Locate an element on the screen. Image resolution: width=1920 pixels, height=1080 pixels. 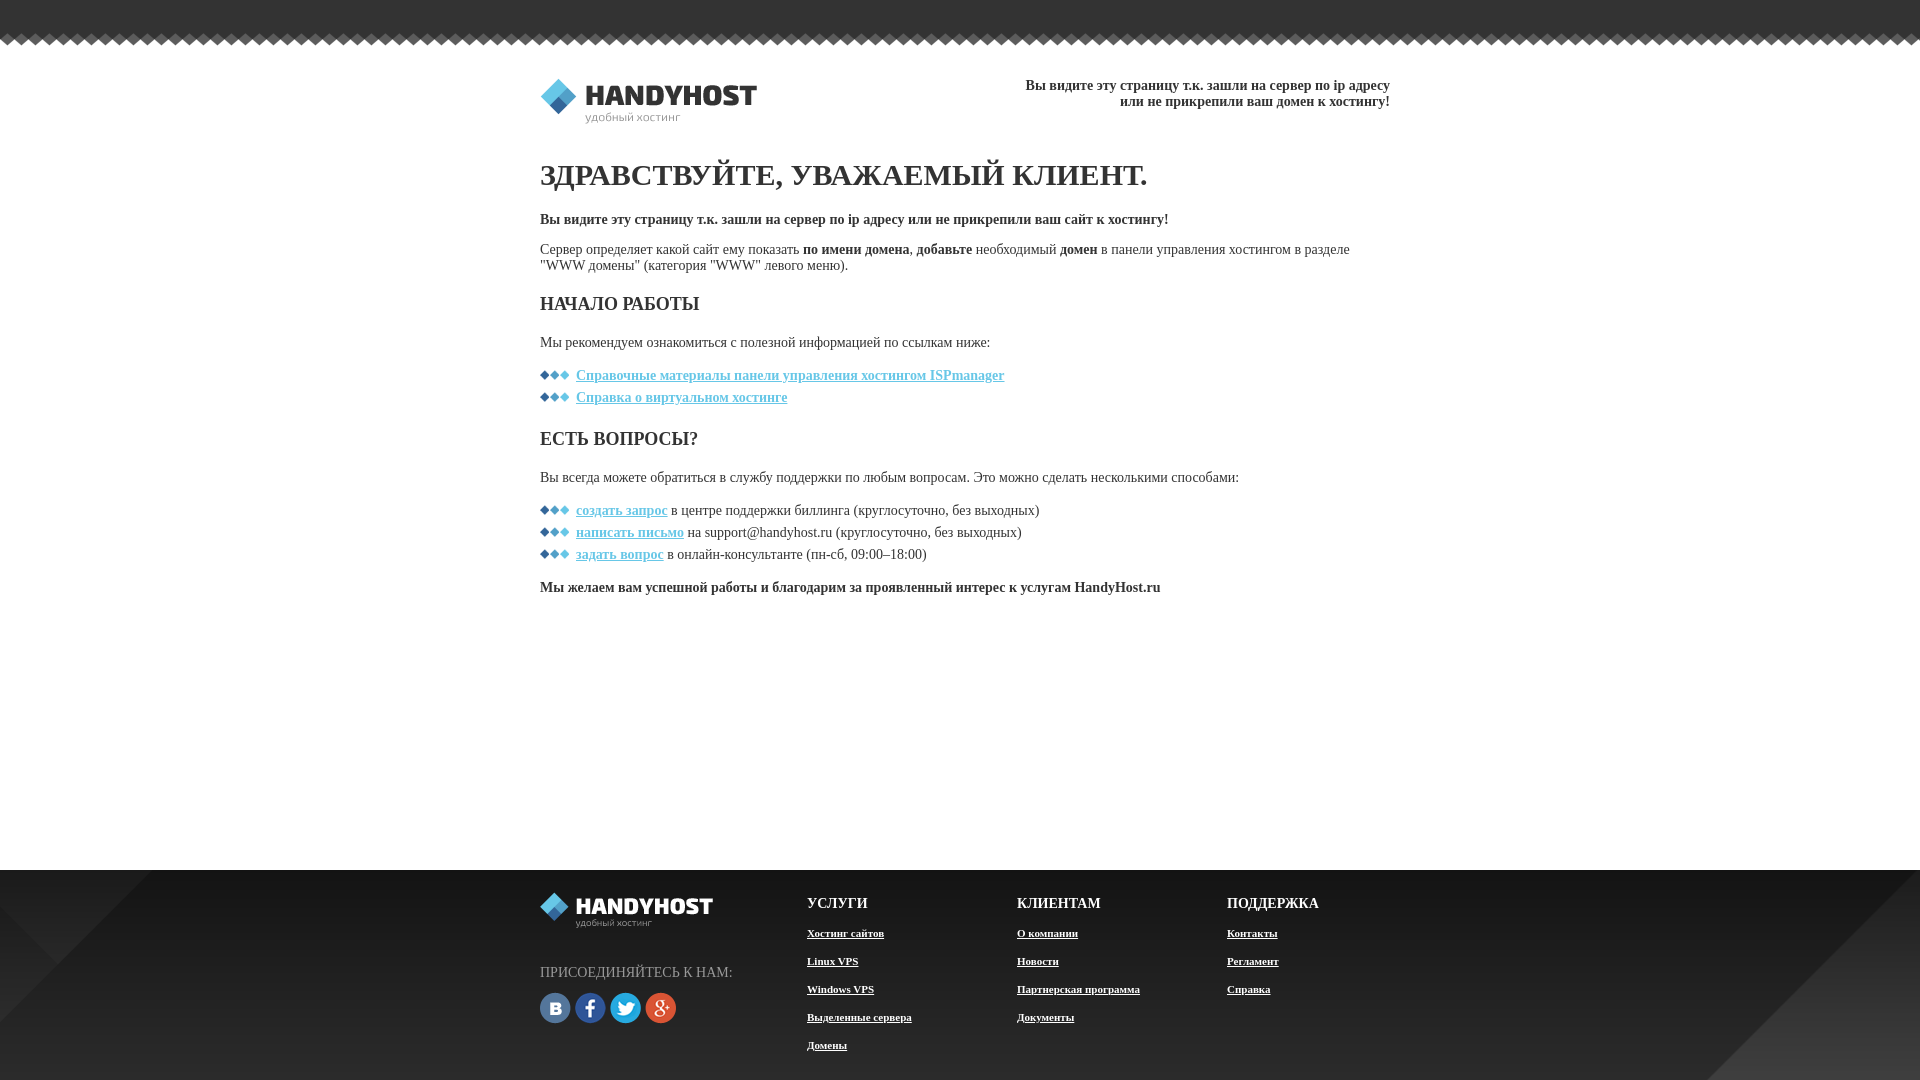
'twitter handyhost' is located at coordinates (624, 1009).